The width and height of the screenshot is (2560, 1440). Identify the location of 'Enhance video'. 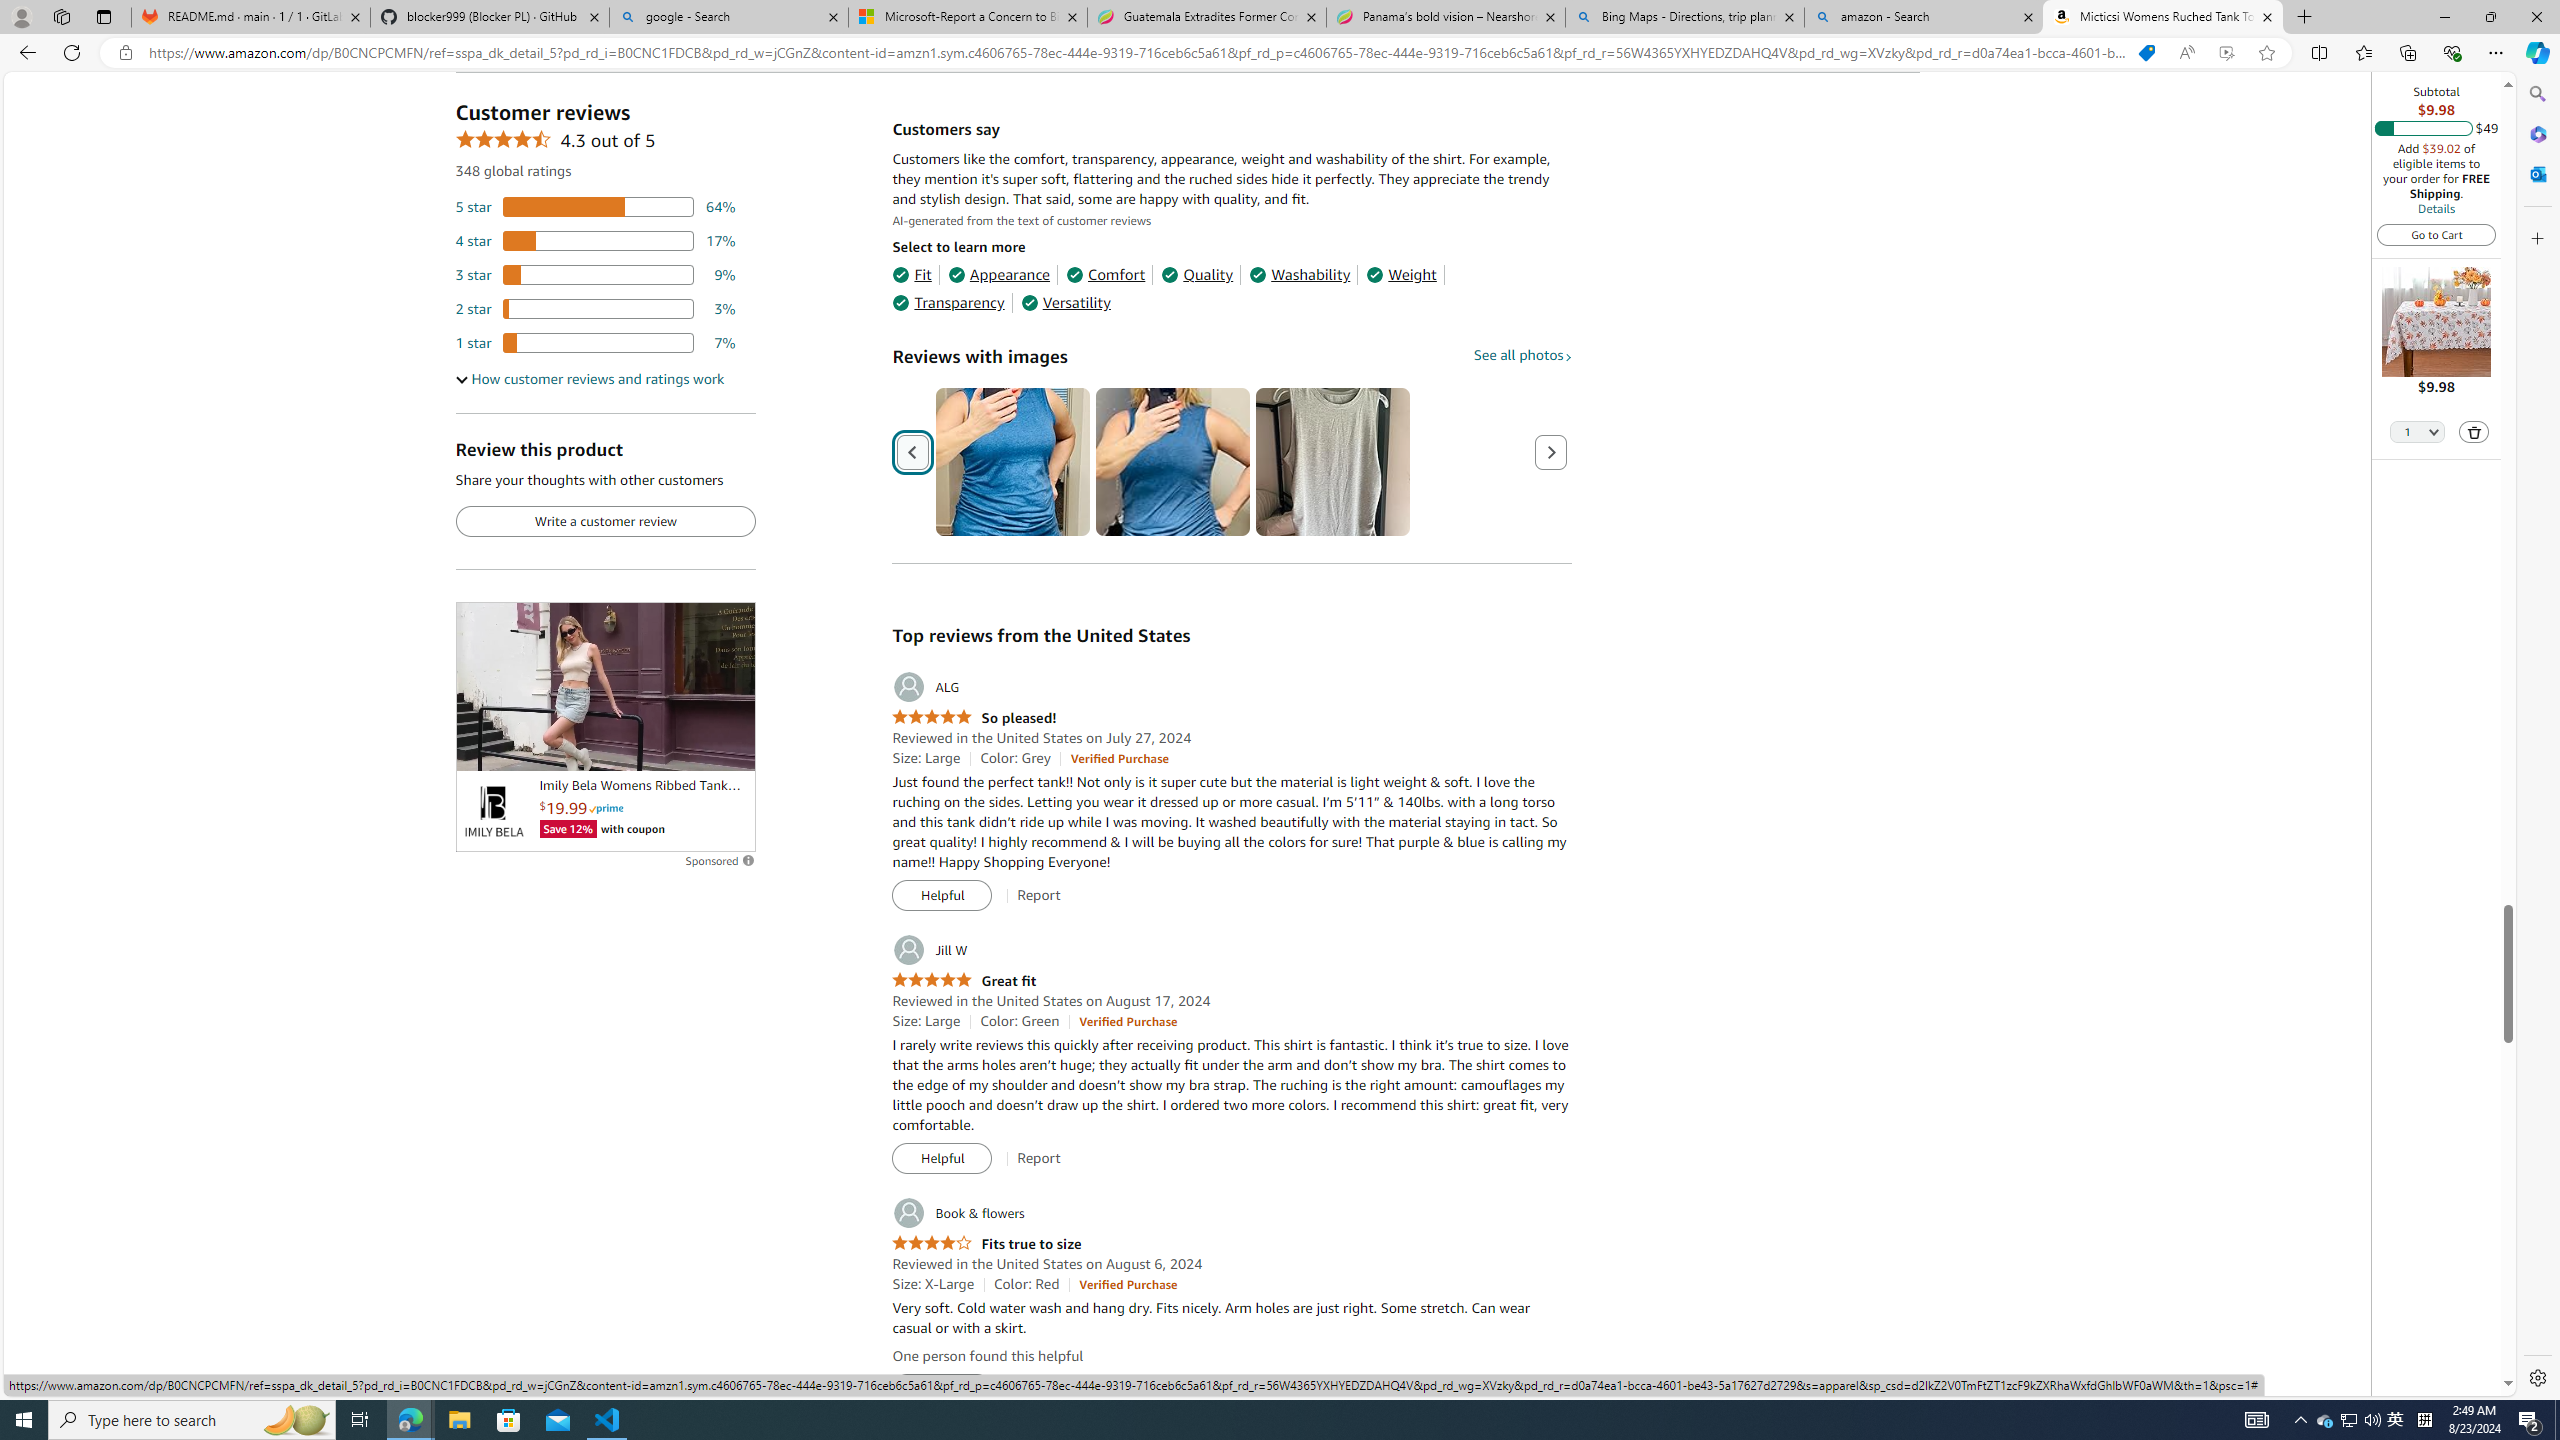
(2226, 53).